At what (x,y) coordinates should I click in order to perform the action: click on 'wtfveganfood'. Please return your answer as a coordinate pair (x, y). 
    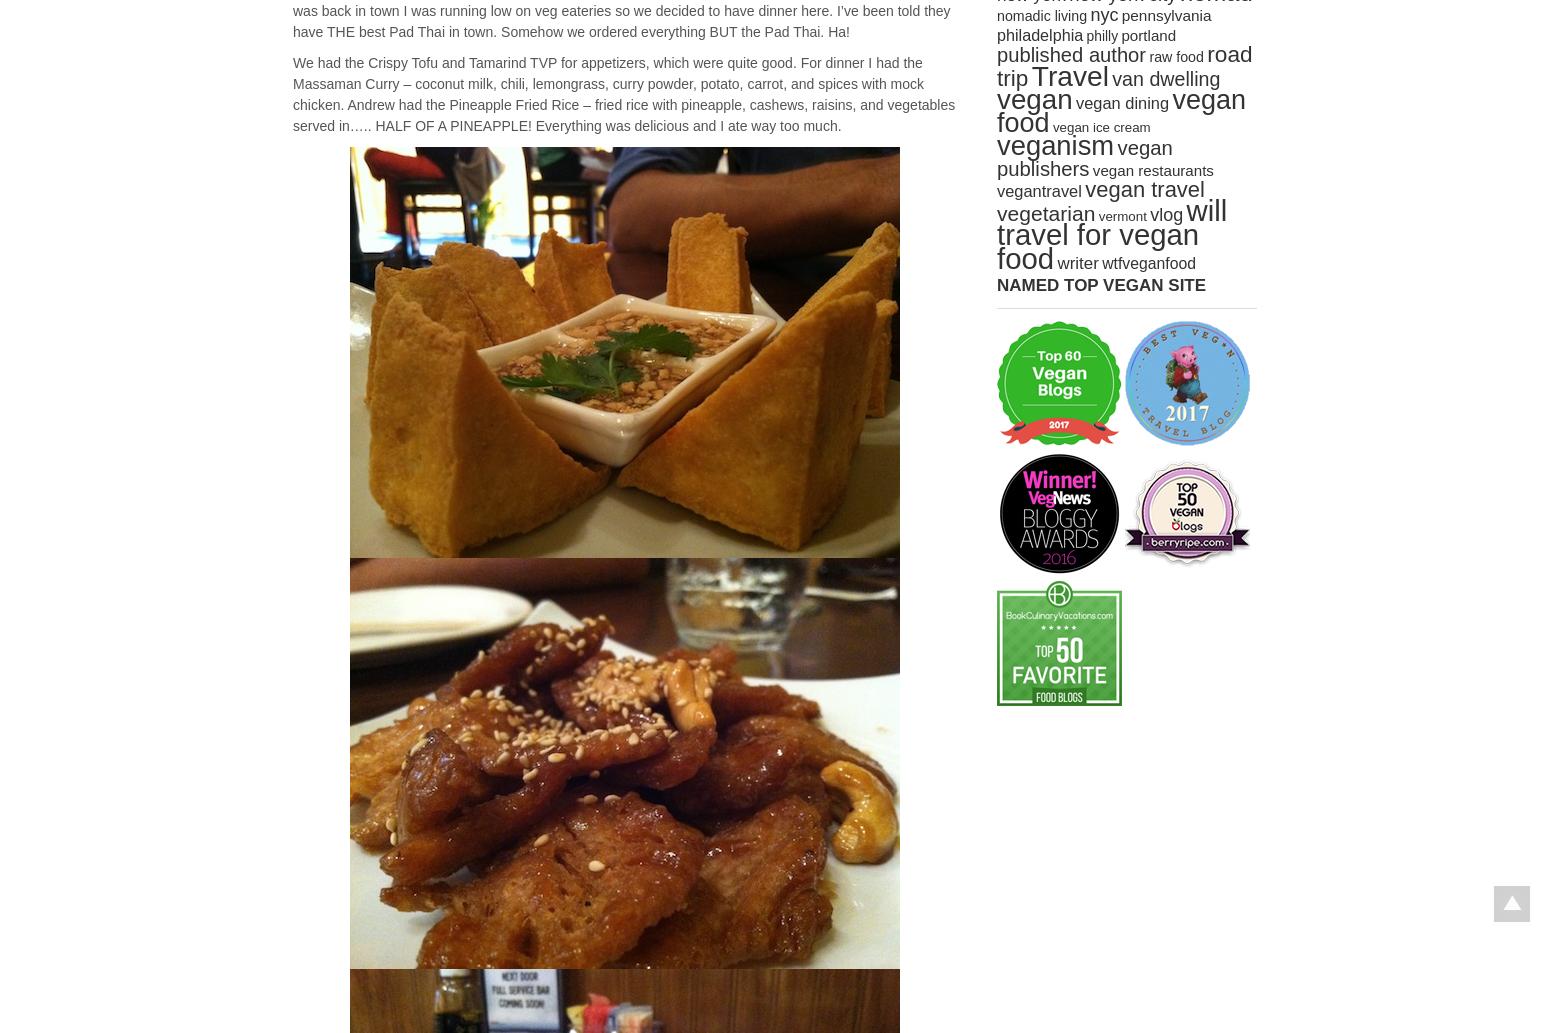
    Looking at the image, I should click on (1147, 262).